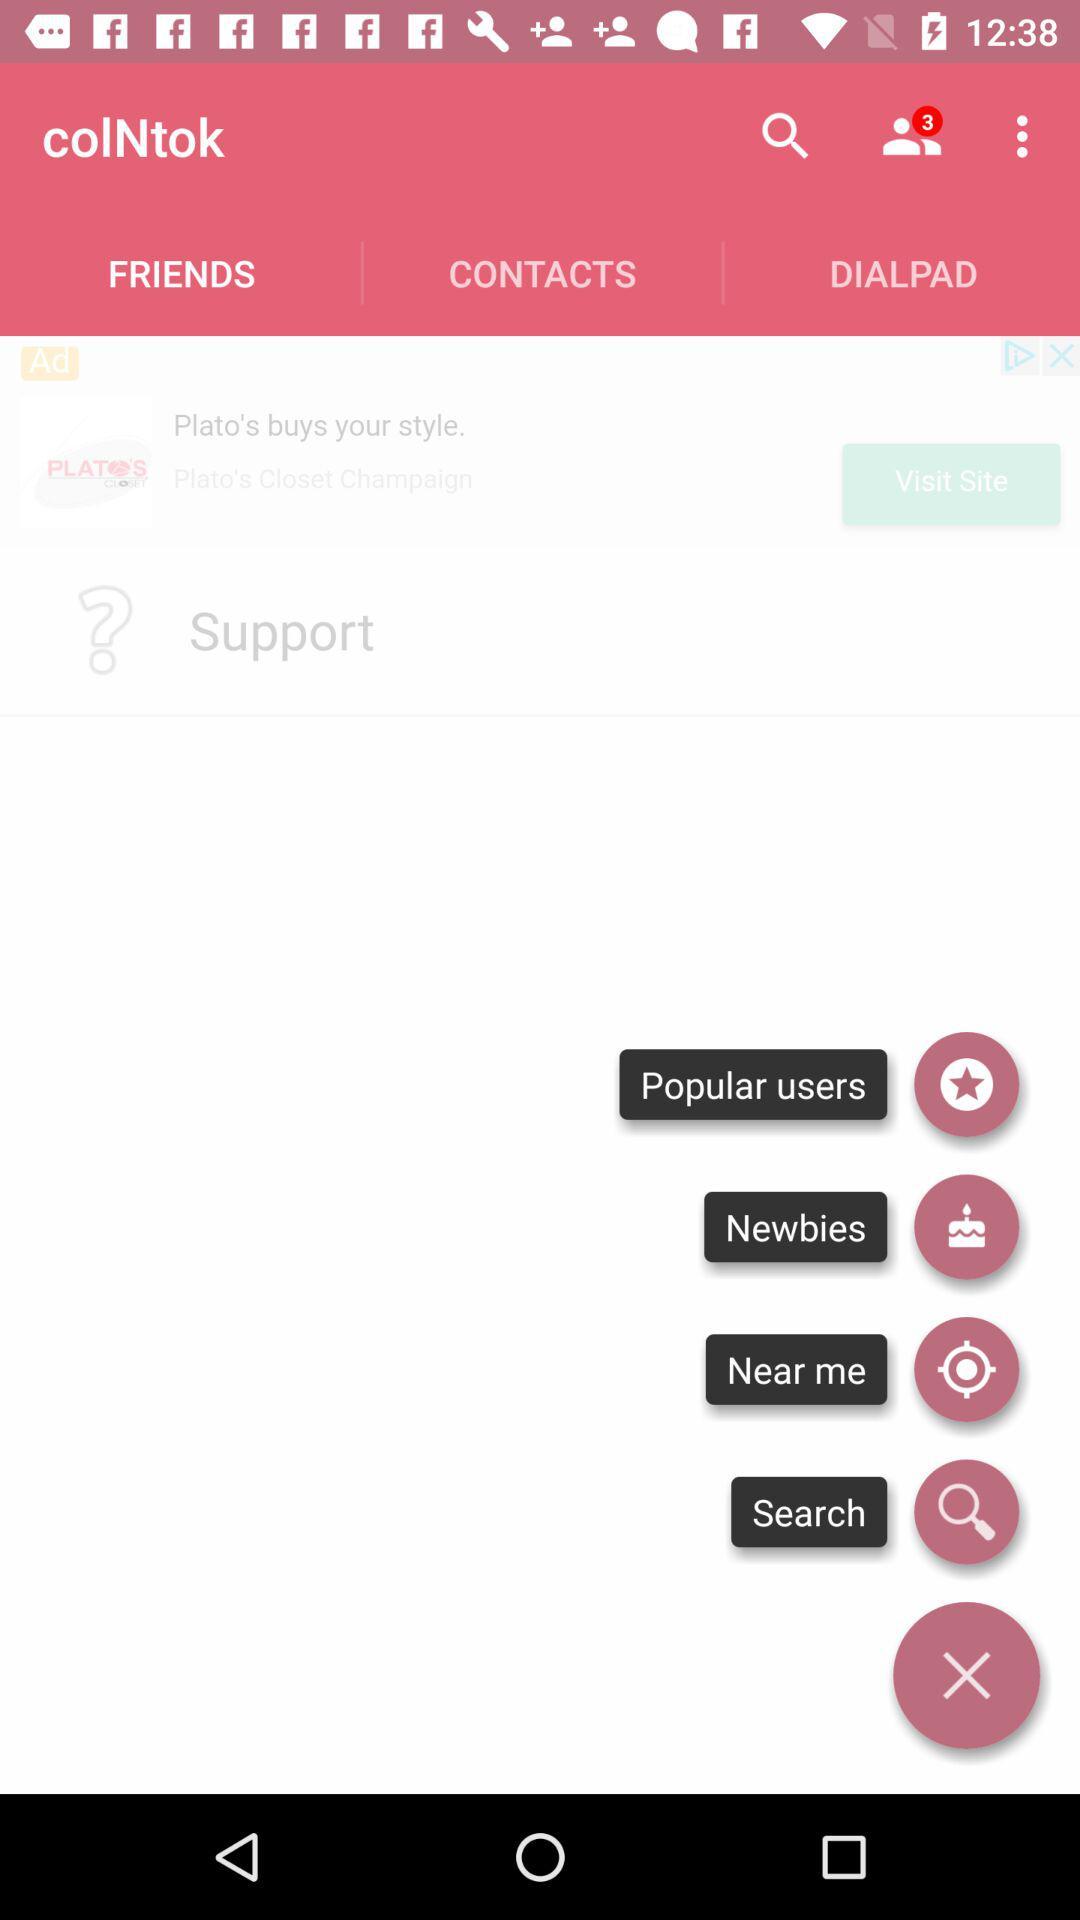 The width and height of the screenshot is (1080, 1920). Describe the element at coordinates (965, 1226) in the screenshot. I see `newbie icon` at that location.